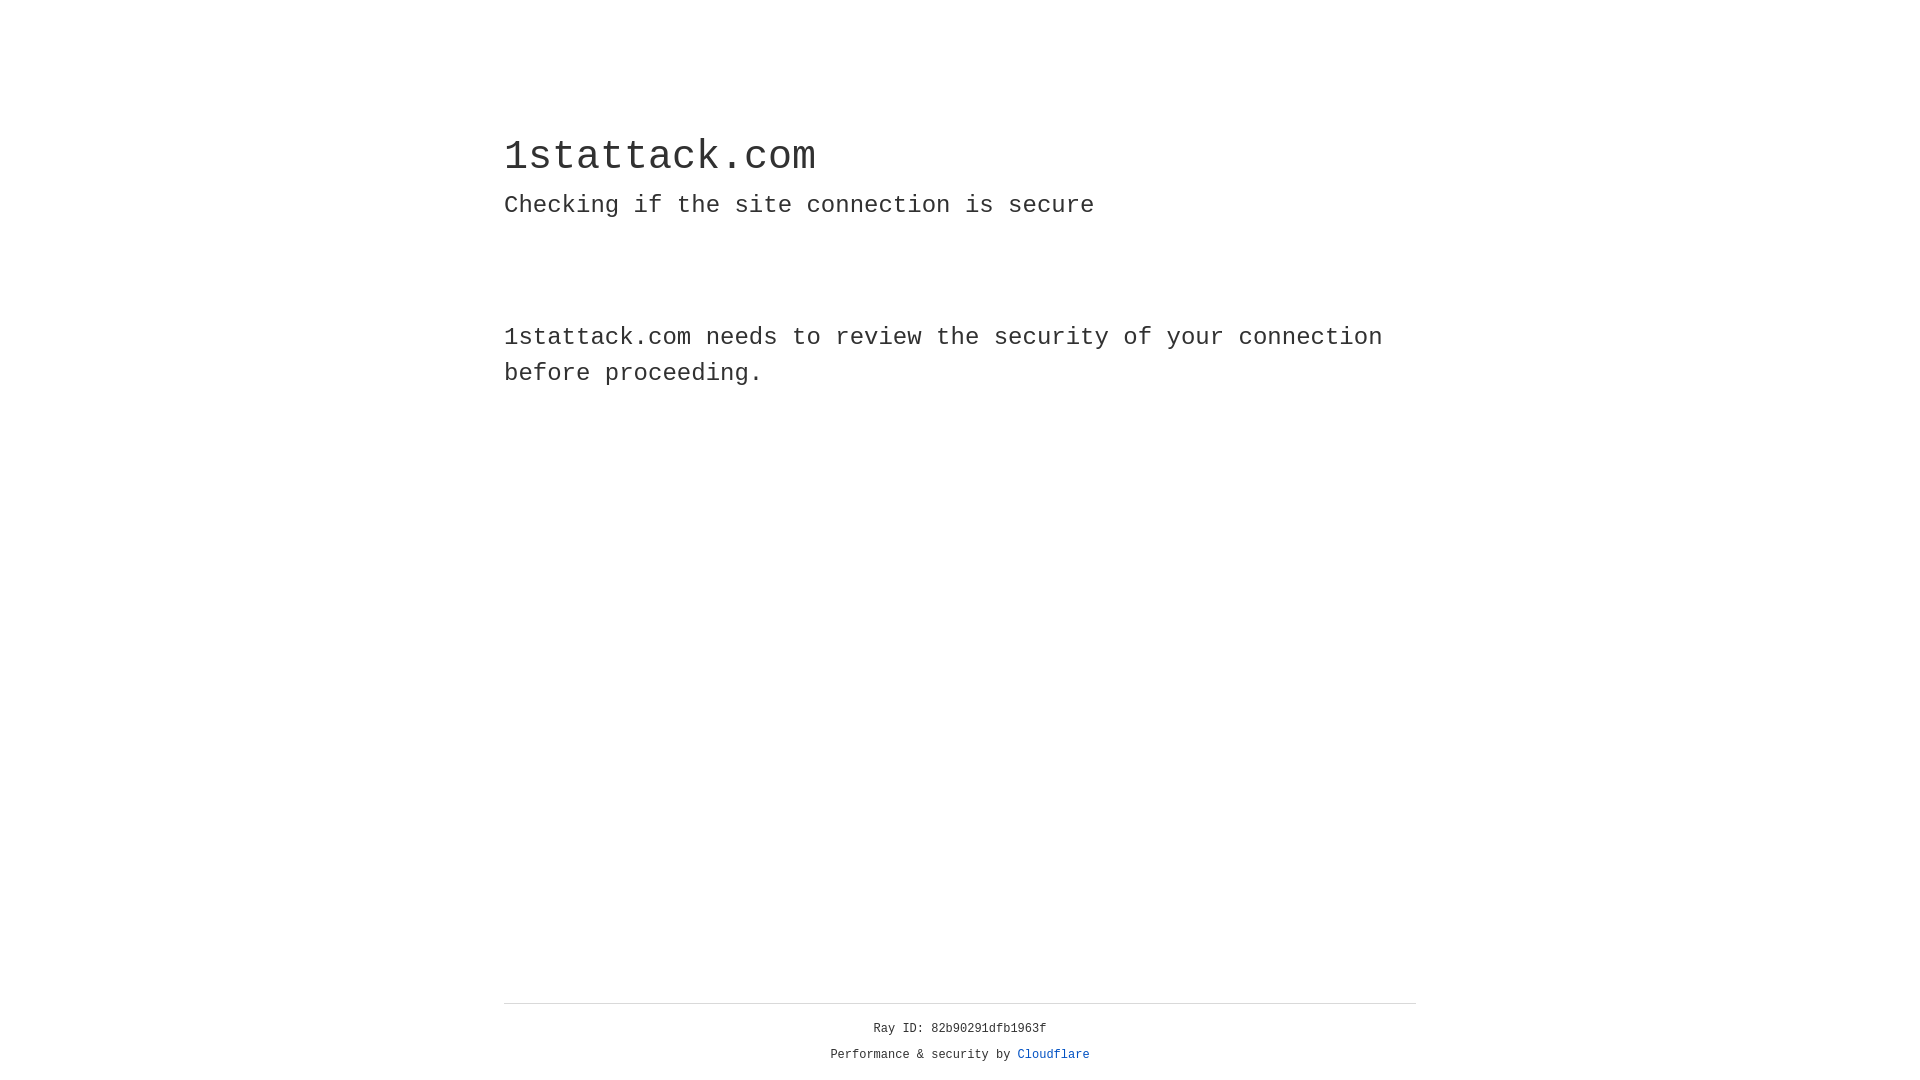  Describe the element at coordinates (1053, 1054) in the screenshot. I see `'Cloudflare'` at that location.